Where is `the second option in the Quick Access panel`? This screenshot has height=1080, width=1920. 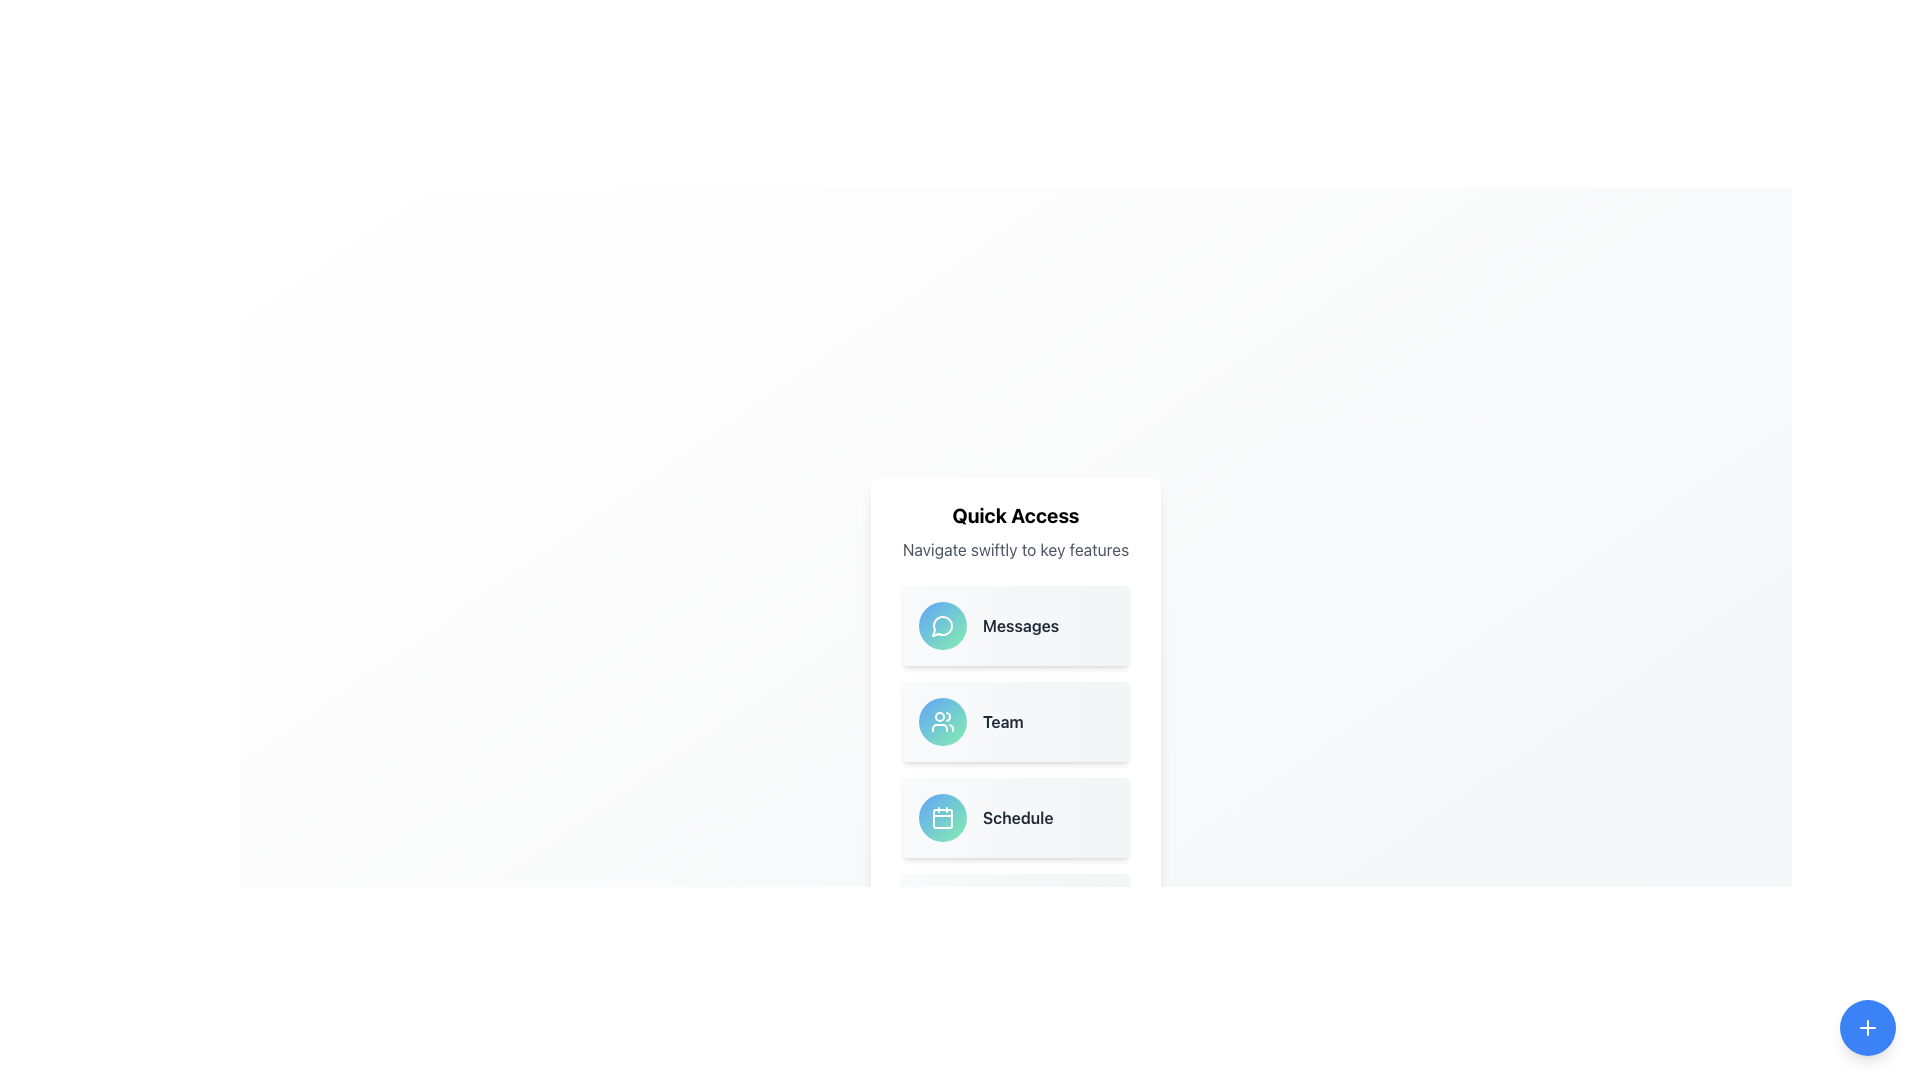 the second option in the Quick Access panel is located at coordinates (1016, 721).